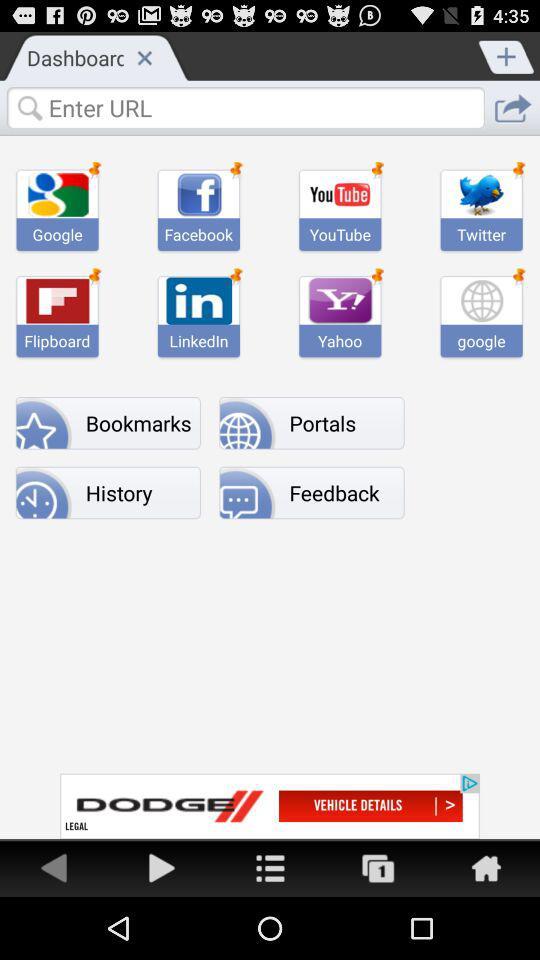 This screenshot has width=540, height=960. Describe the element at coordinates (237, 169) in the screenshot. I see `the pin icon which is on the top second image` at that location.